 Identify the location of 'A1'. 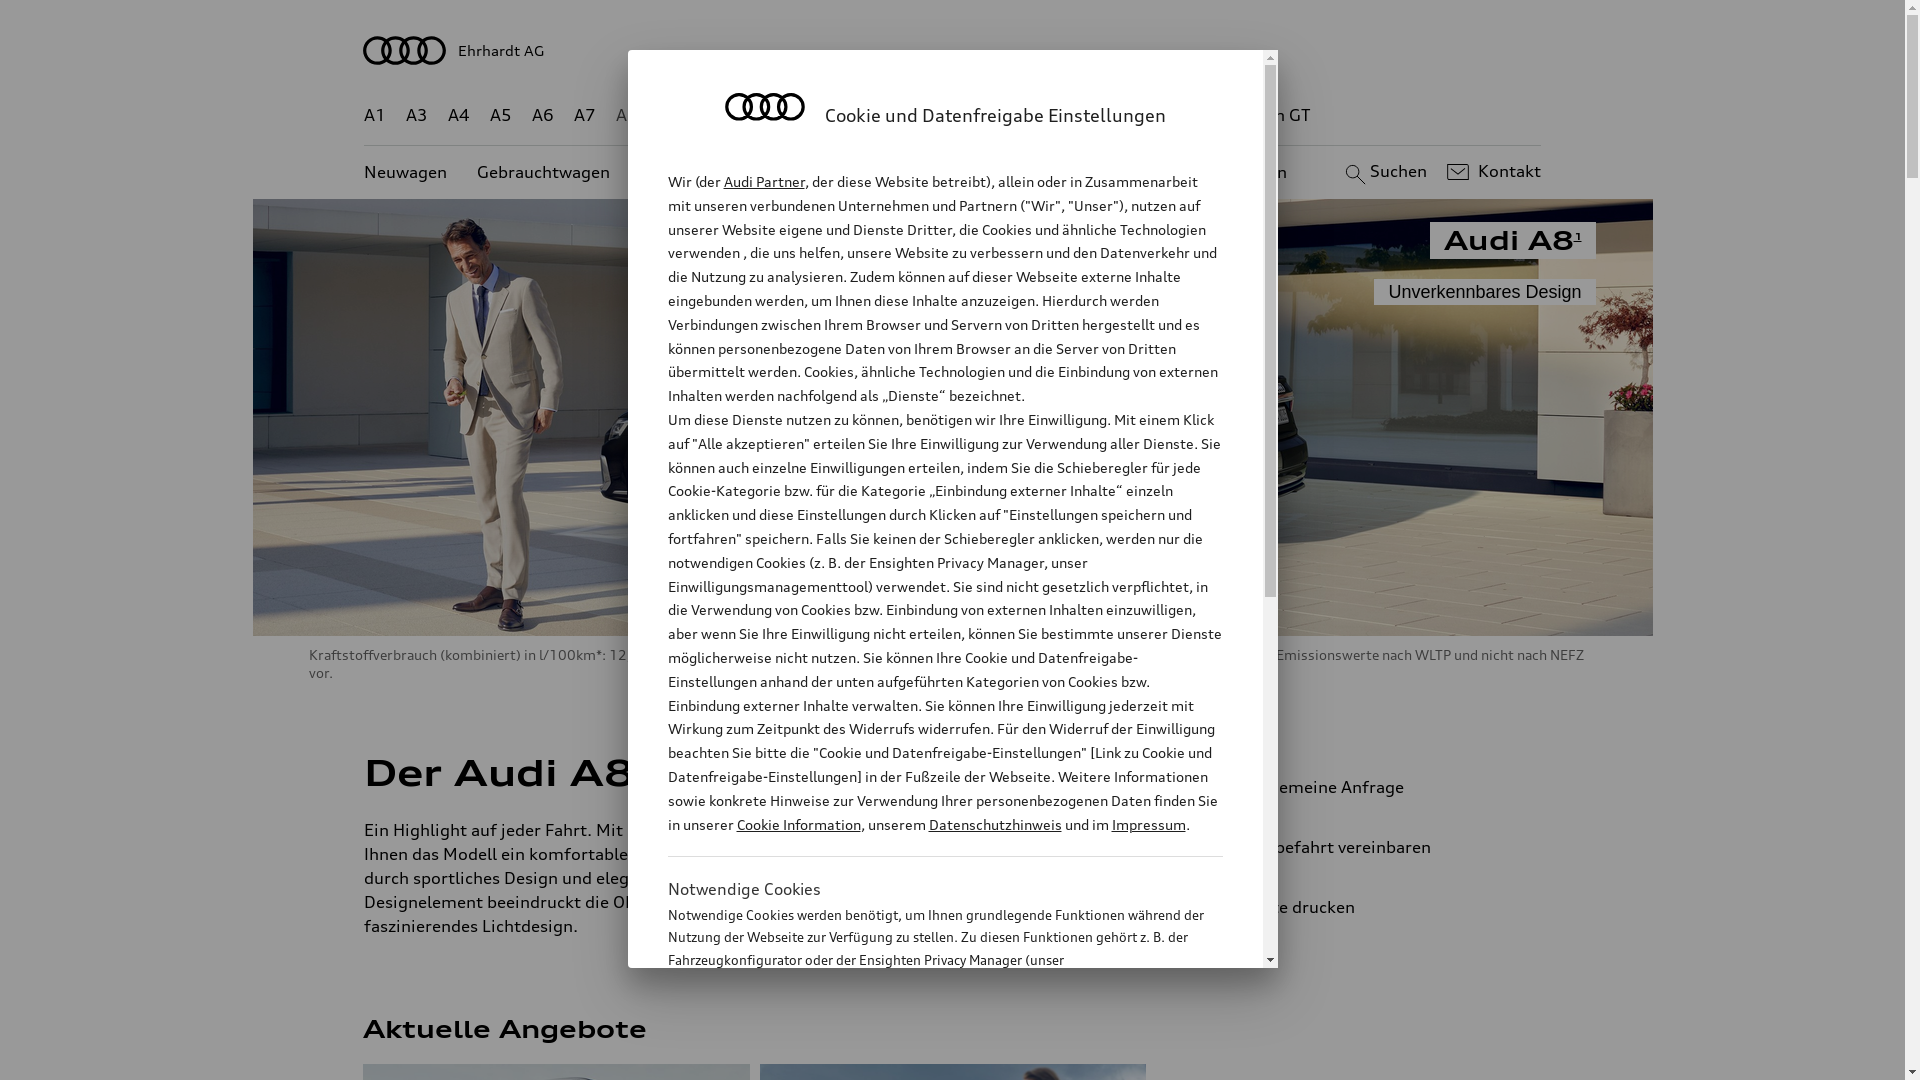
(374, 115).